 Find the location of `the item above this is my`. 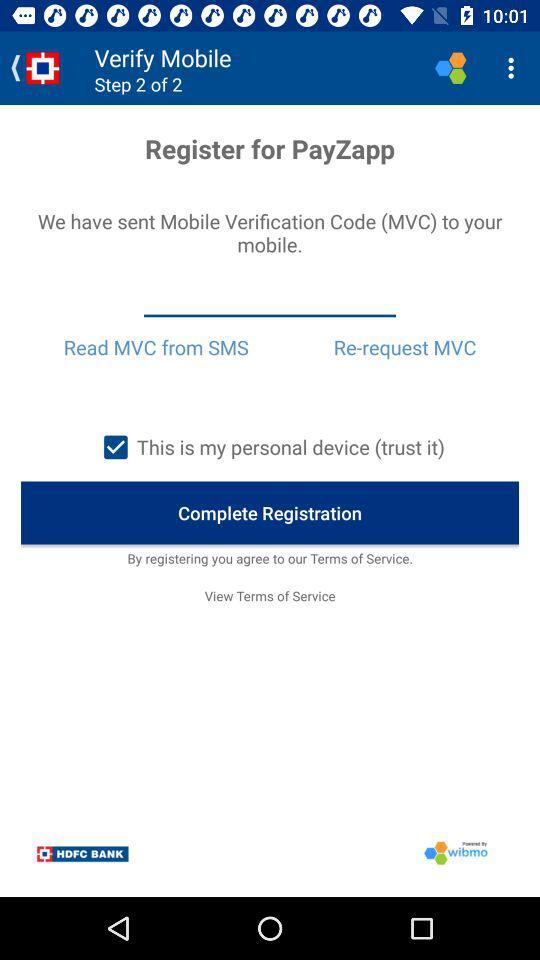

the item above this is my is located at coordinates (155, 347).